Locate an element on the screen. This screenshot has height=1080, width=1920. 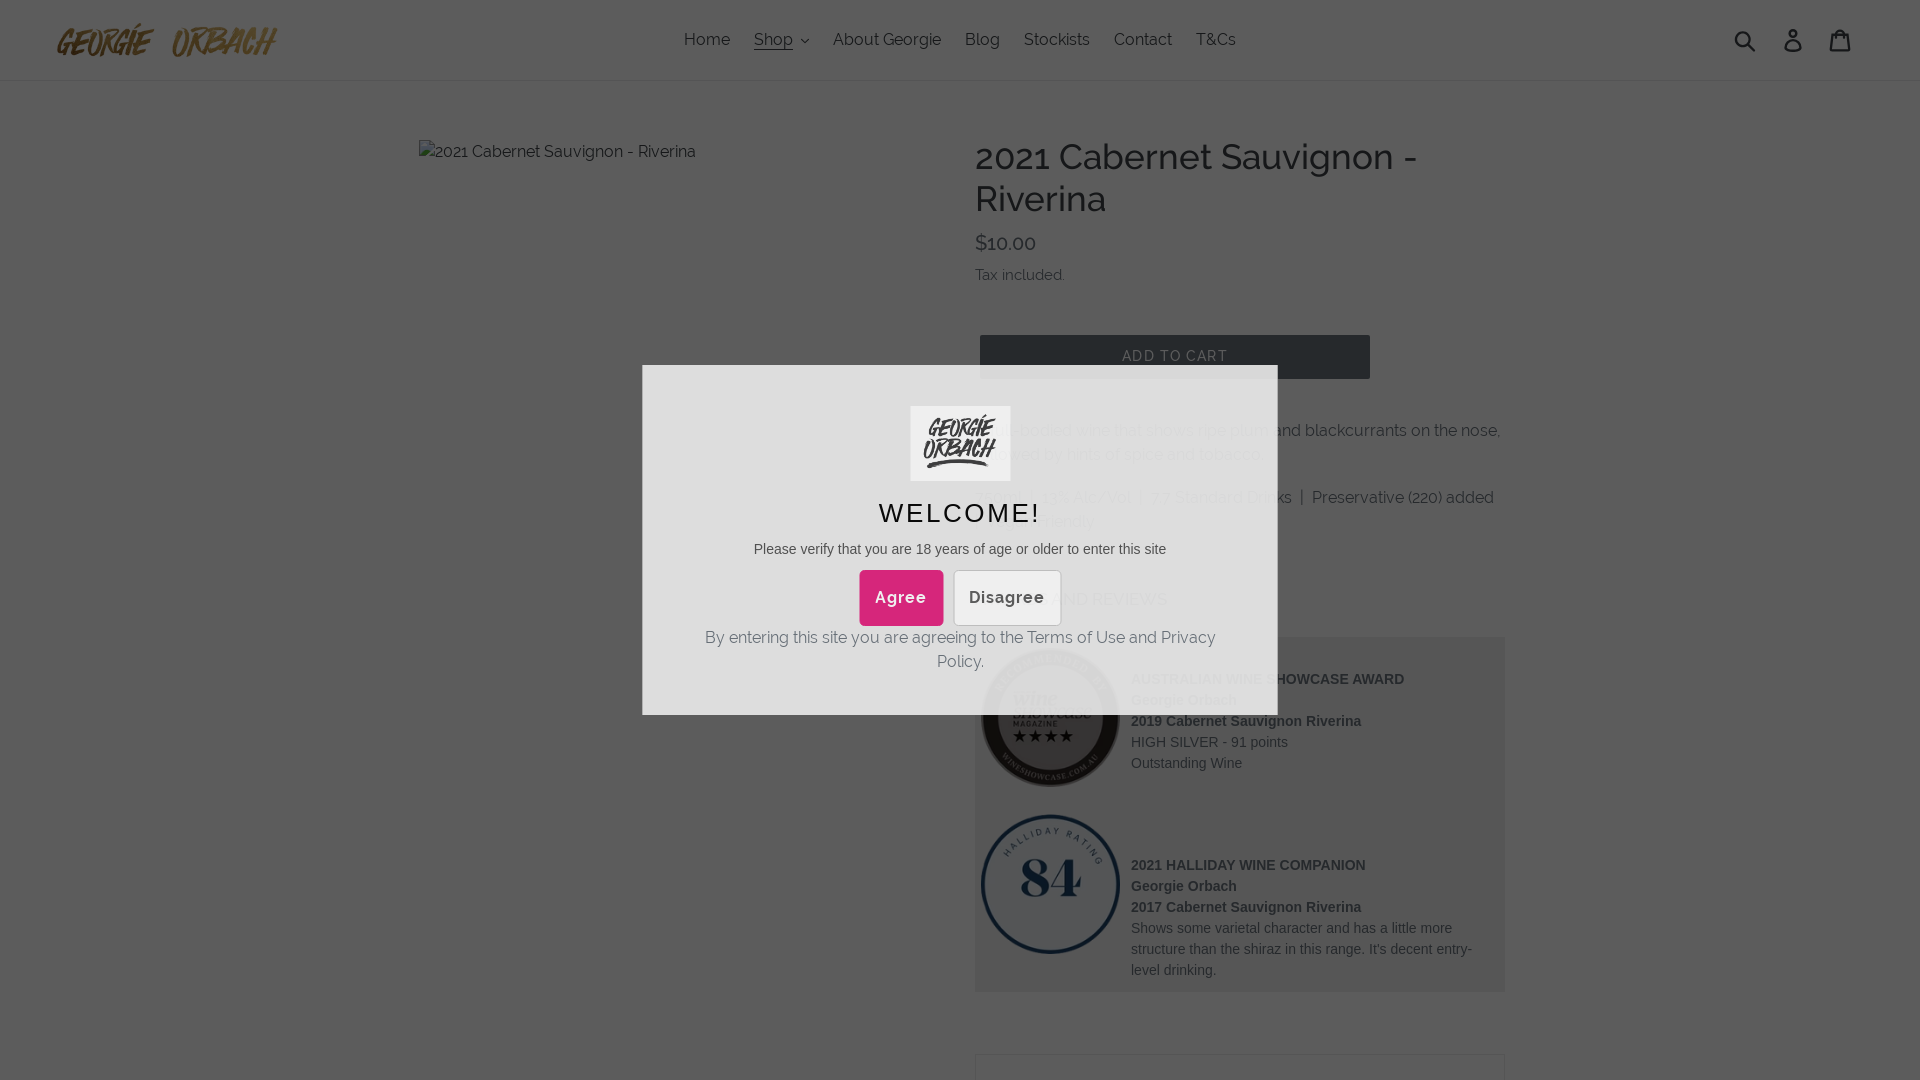
'About Georgie' is located at coordinates (886, 39).